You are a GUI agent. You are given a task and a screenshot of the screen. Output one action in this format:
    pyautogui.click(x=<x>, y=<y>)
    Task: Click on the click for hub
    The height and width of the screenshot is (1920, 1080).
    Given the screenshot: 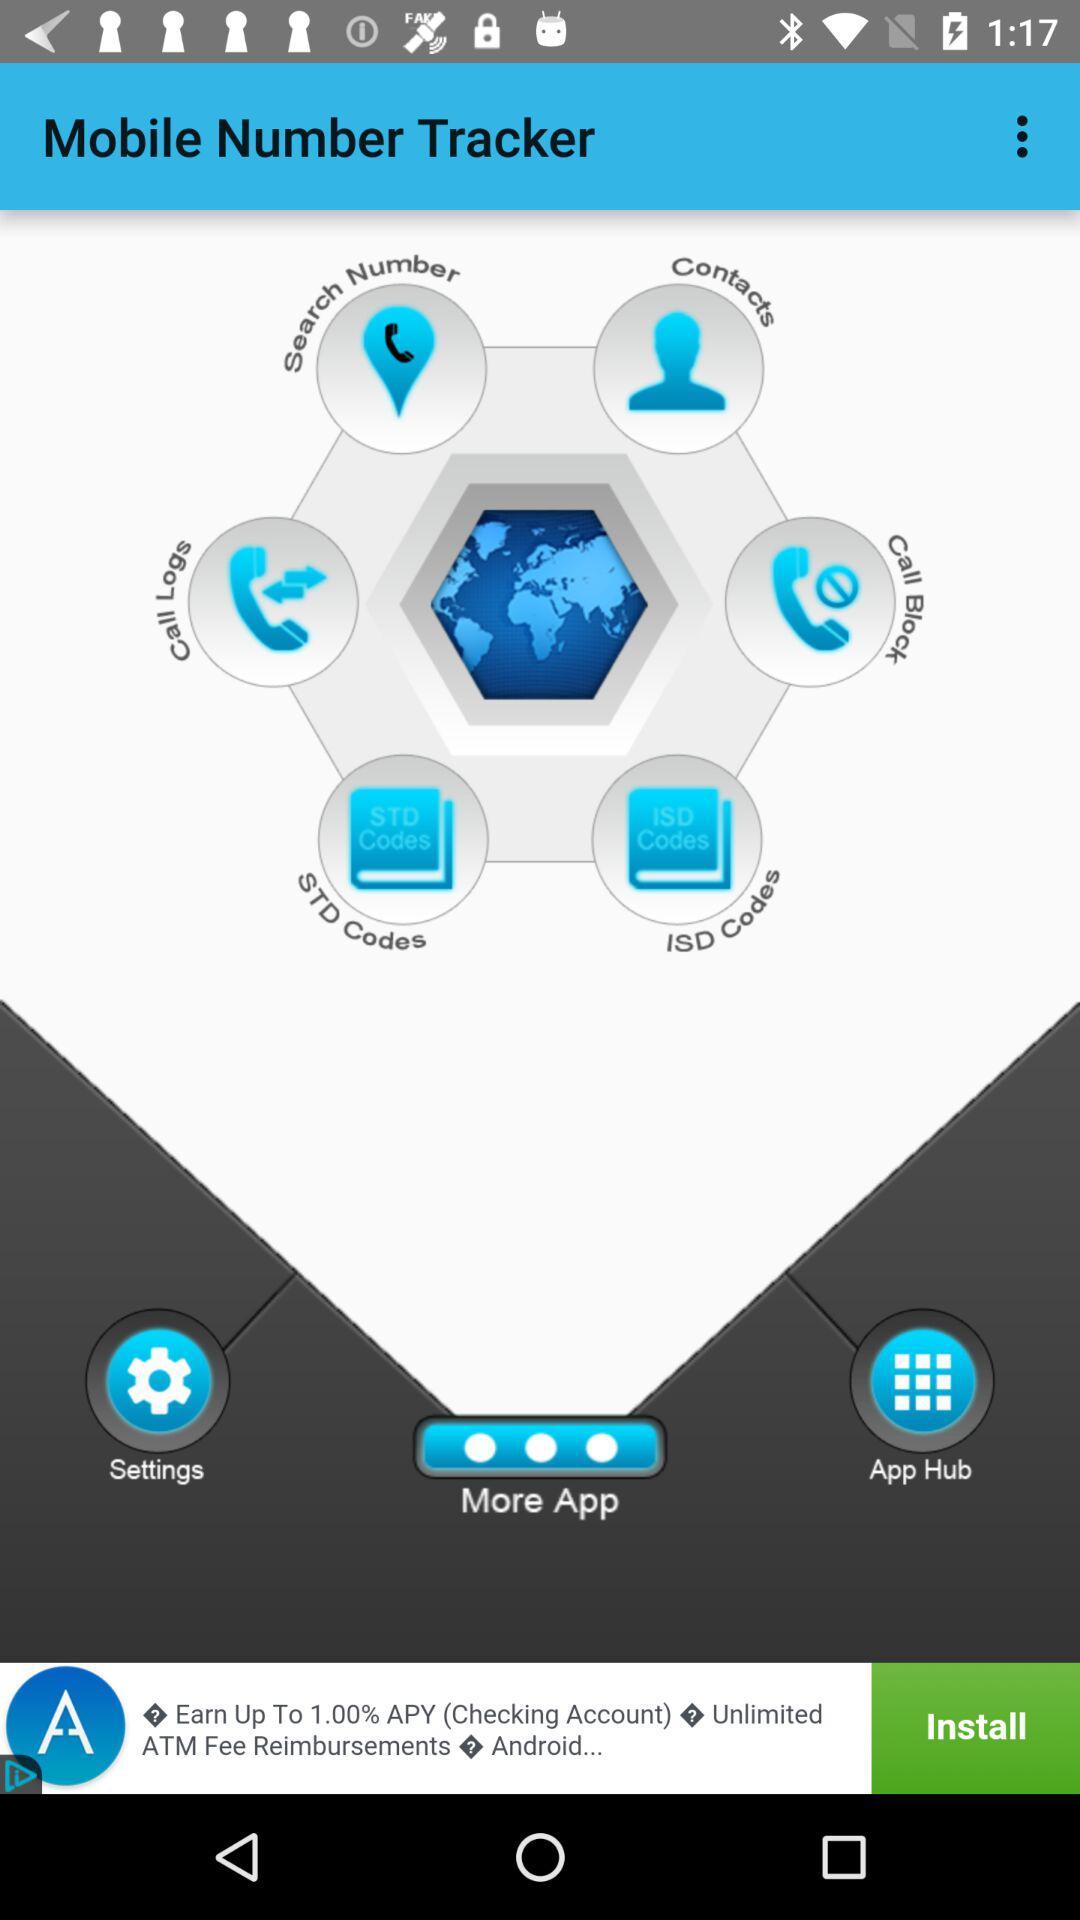 What is the action you would take?
    pyautogui.click(x=922, y=1394)
    